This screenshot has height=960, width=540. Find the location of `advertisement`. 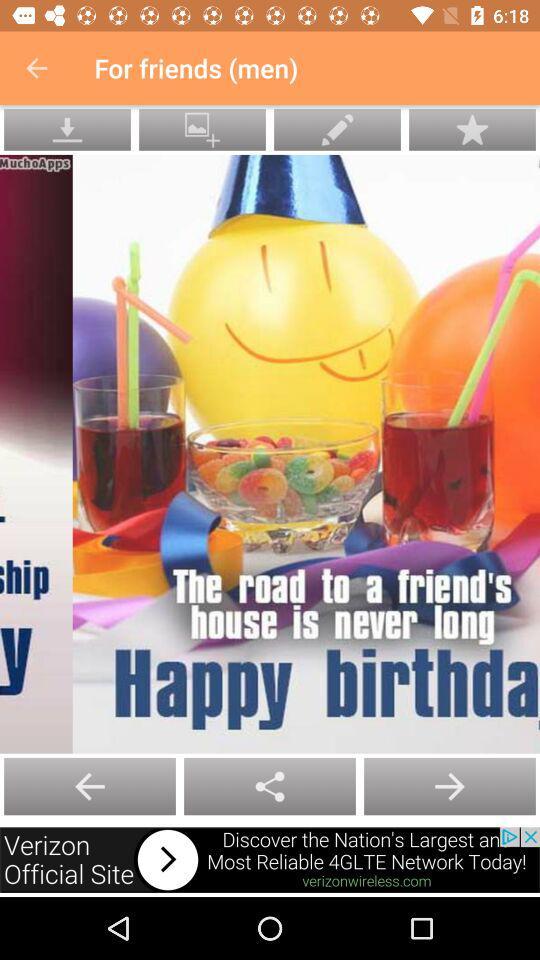

advertisement is located at coordinates (270, 859).